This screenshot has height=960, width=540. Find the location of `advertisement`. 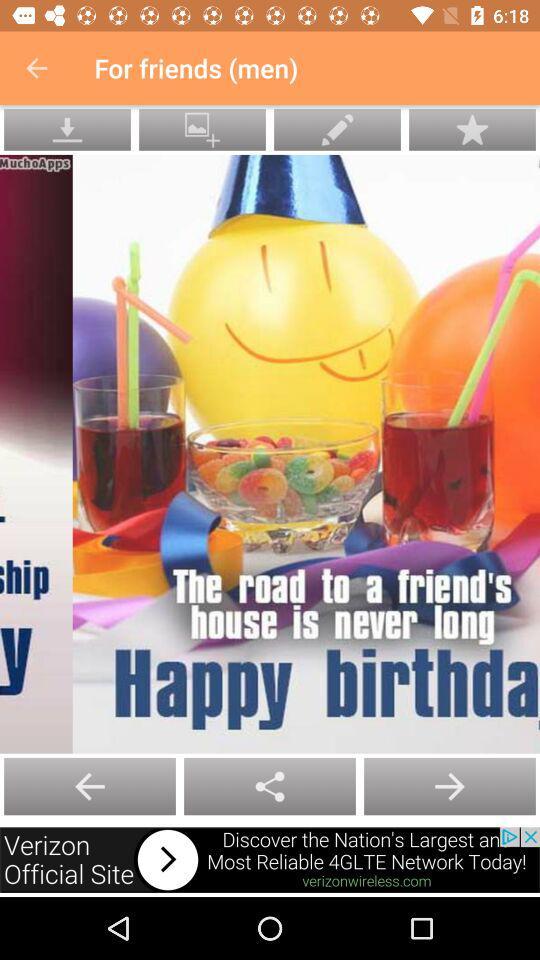

advertisement is located at coordinates (270, 859).